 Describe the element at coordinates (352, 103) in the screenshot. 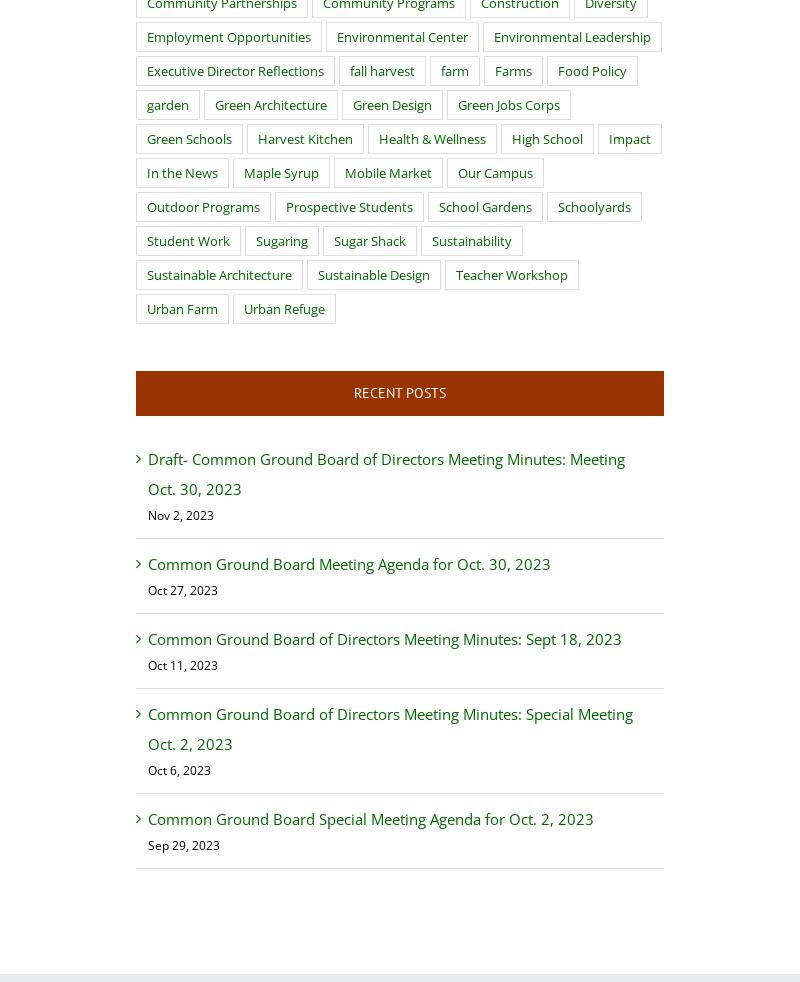

I see `'Green Design'` at that location.